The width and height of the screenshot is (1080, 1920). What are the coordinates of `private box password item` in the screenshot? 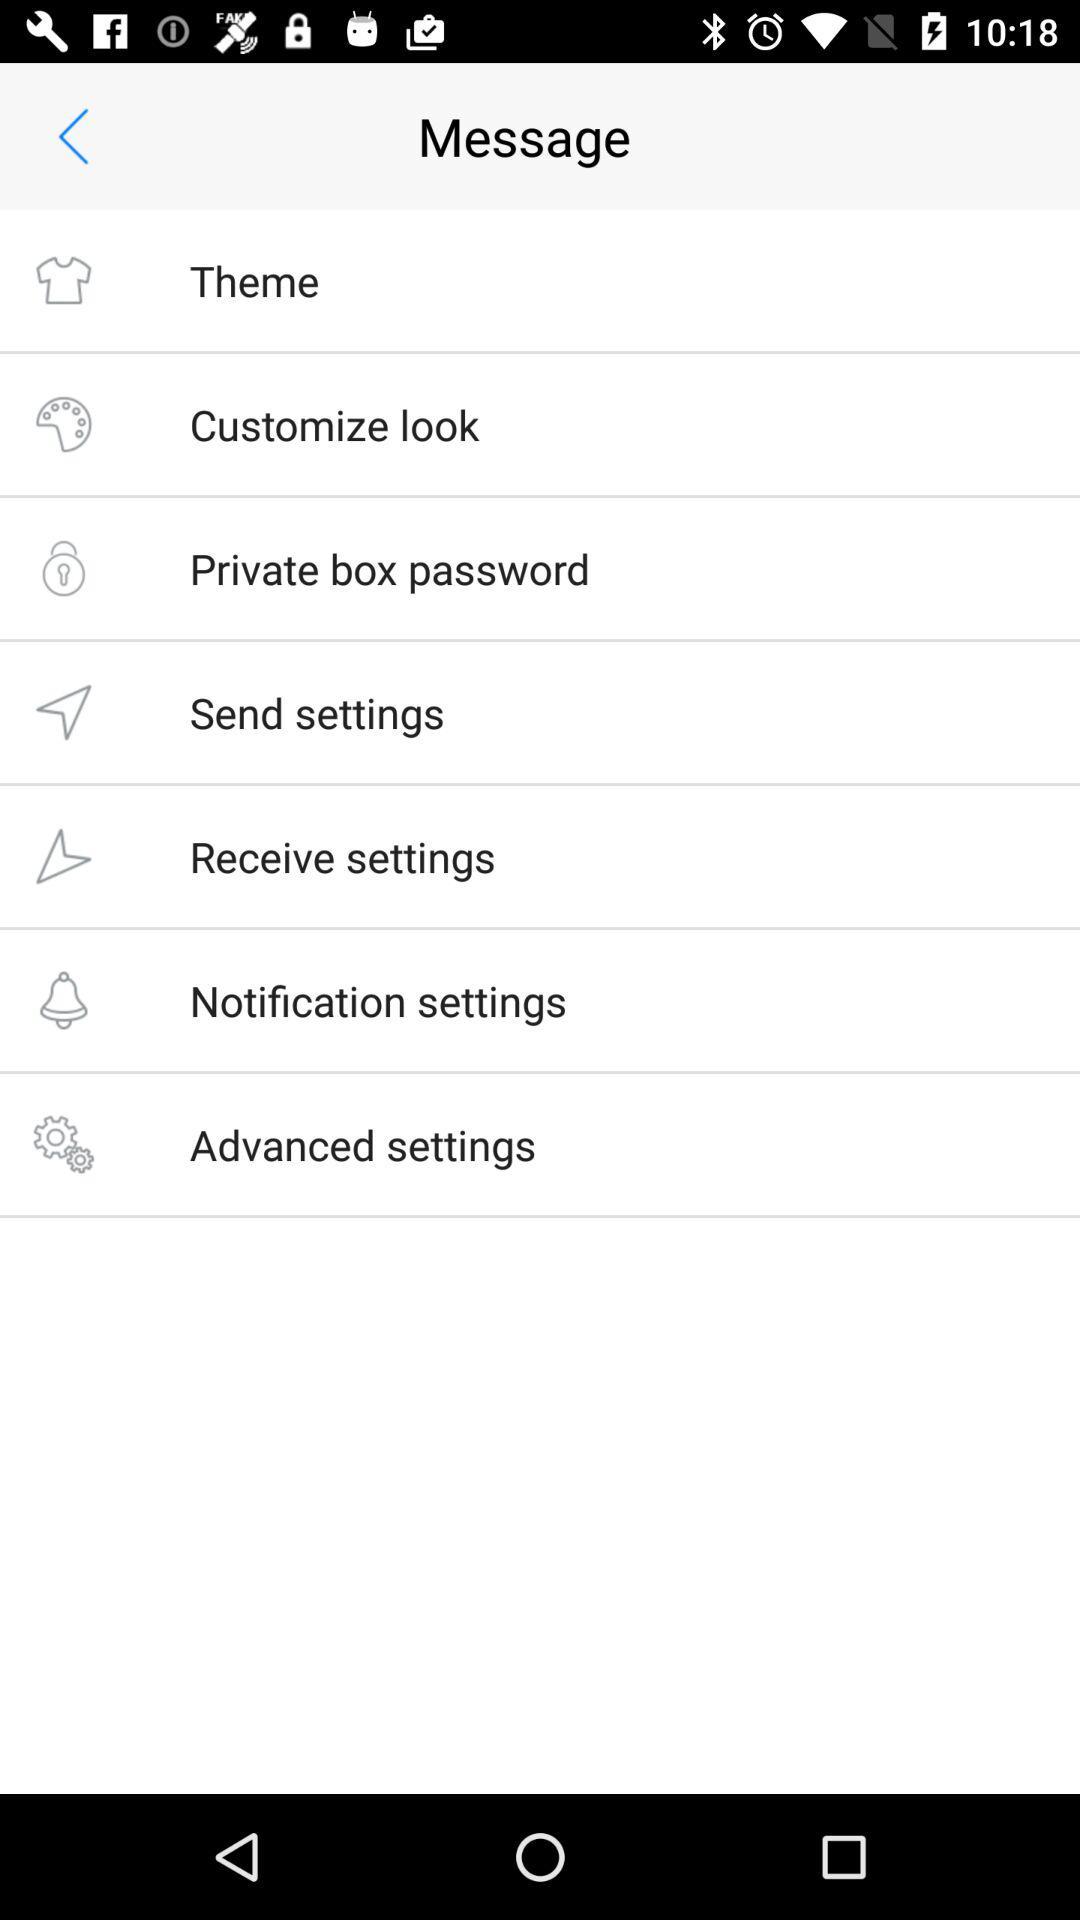 It's located at (389, 567).